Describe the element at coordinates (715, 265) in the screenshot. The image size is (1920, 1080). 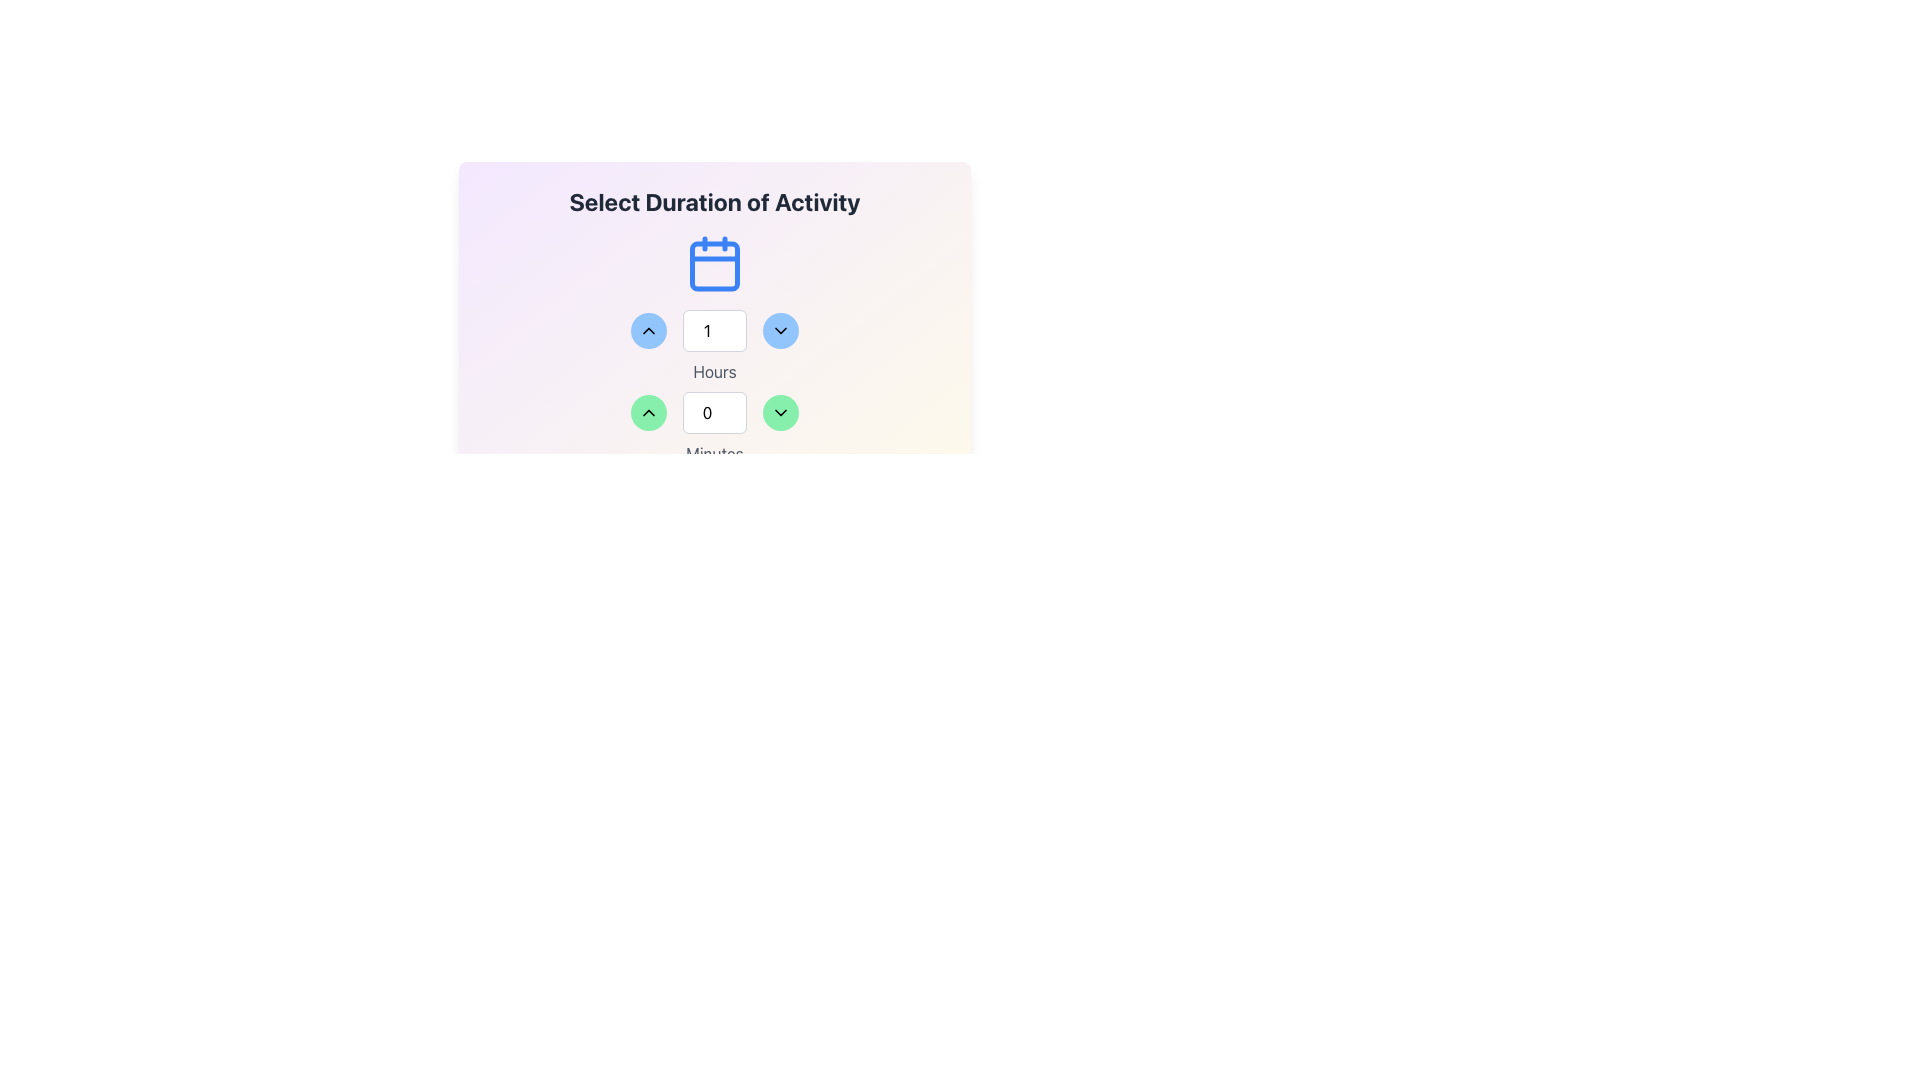
I see `the calendar-like icon with a square base and rounded corners, which is centrally located below the heading text 'Select Duration of Activity'` at that location.